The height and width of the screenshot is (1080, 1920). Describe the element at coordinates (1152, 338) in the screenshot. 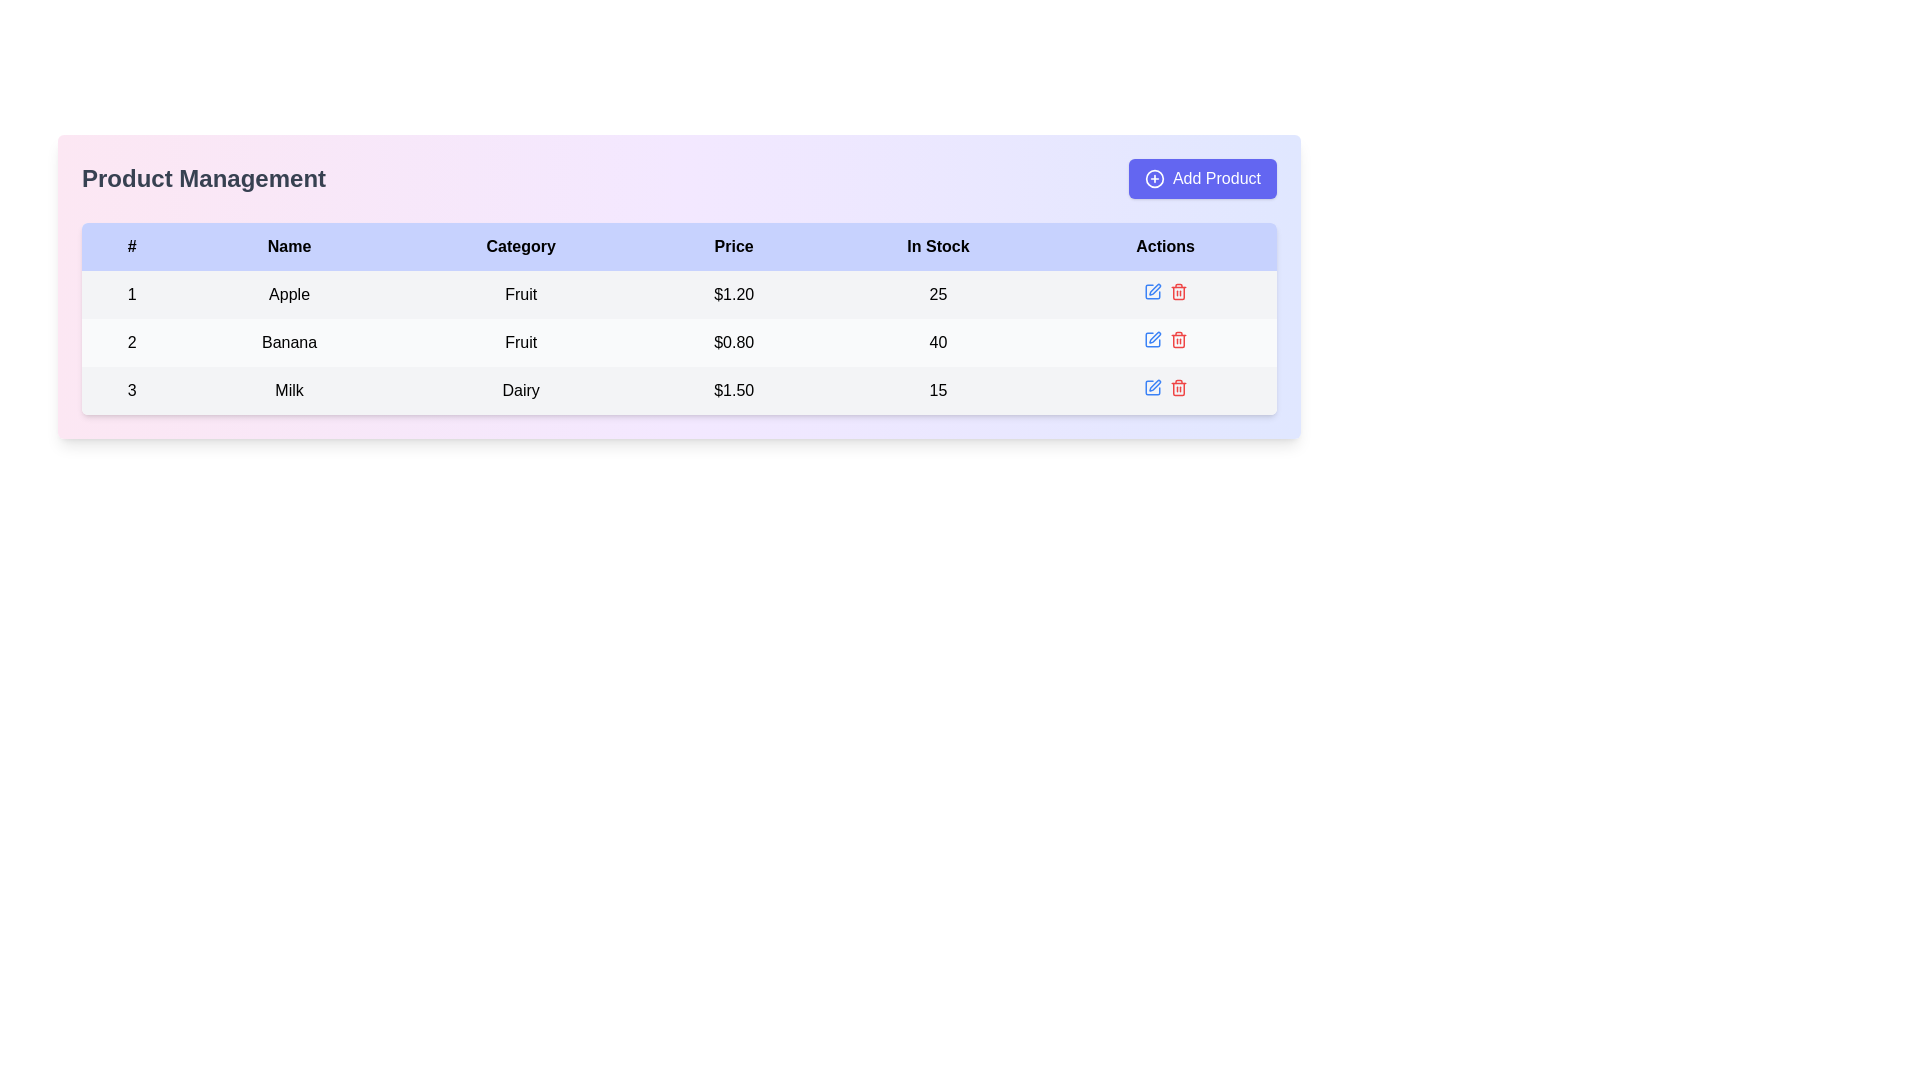

I see `the Action Icon located in the action column of the second row of the tabular structure to initiate edit` at that location.